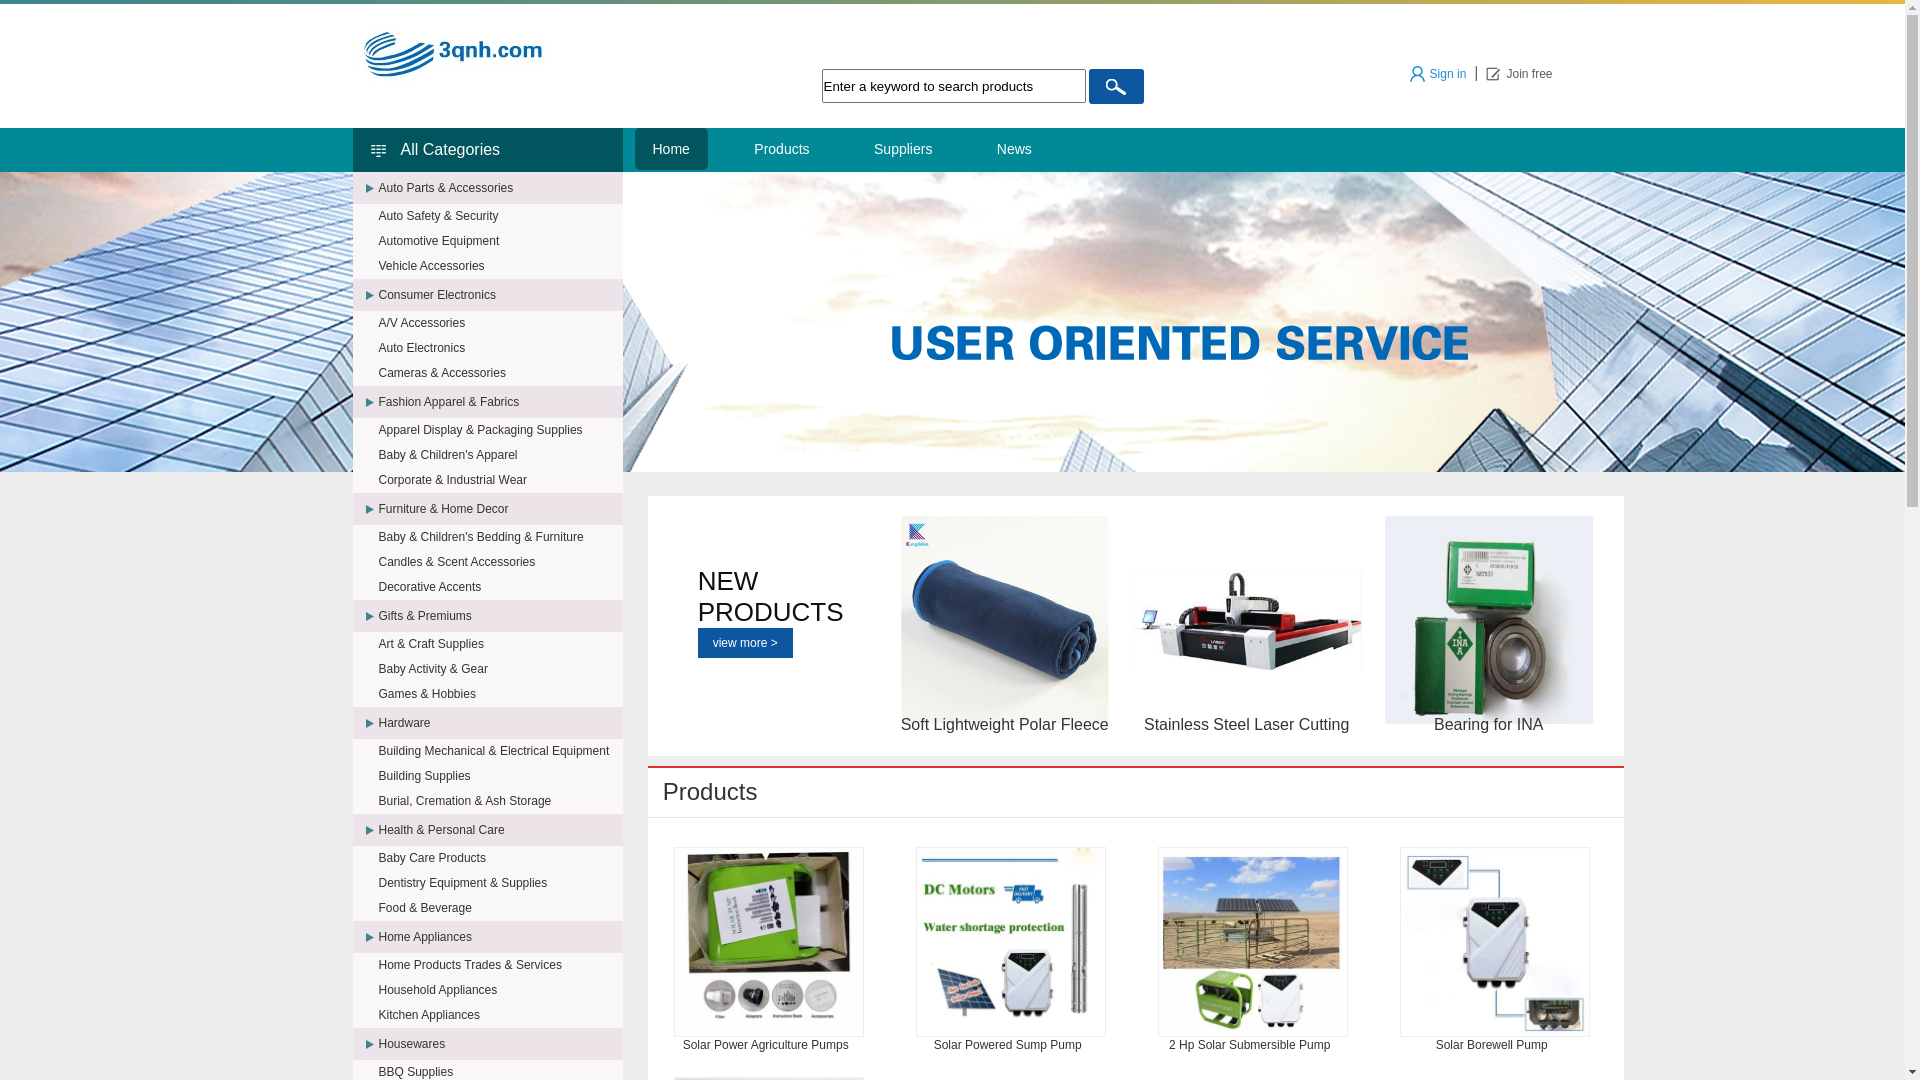 This screenshot has width=1920, height=1080. What do you see at coordinates (499, 693) in the screenshot?
I see `'Games & Hobbies'` at bounding box center [499, 693].